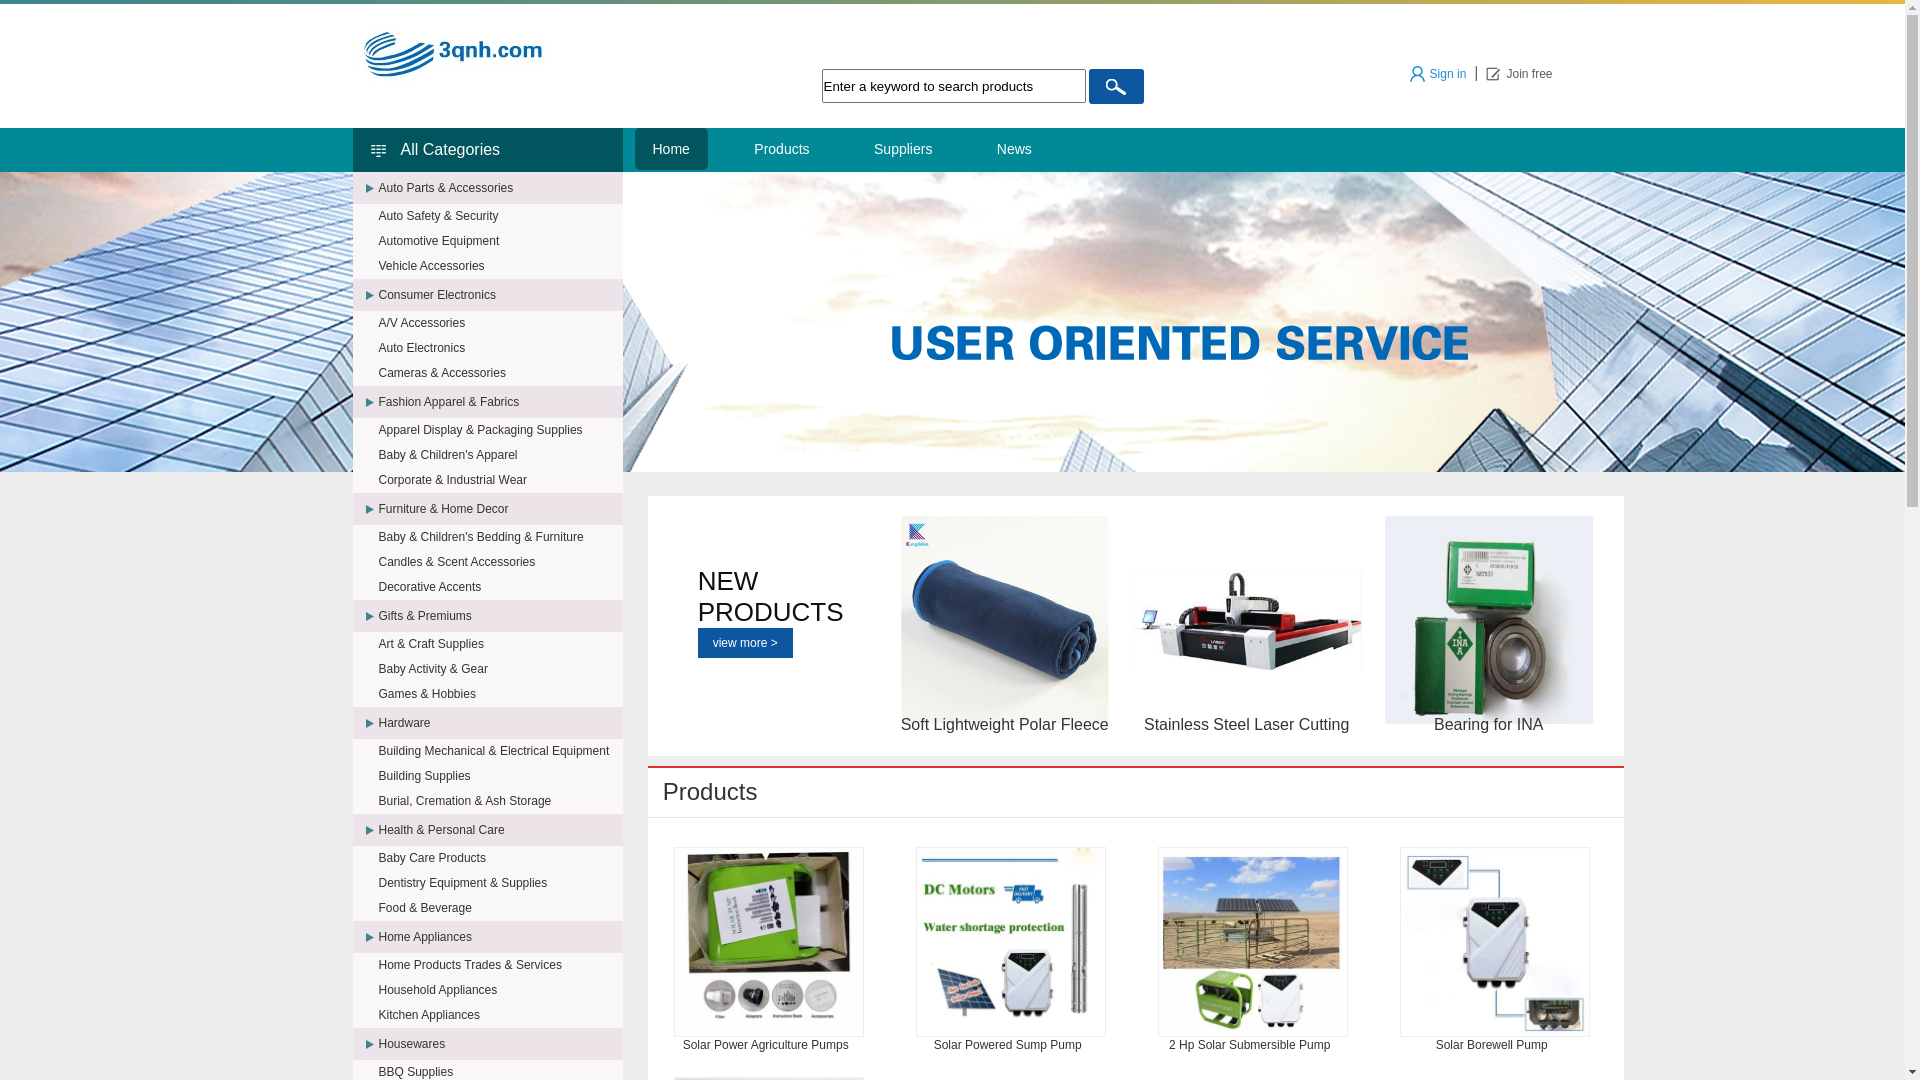 This screenshot has width=1920, height=1080. What do you see at coordinates (499, 693) in the screenshot?
I see `'Games & Hobbies'` at bounding box center [499, 693].